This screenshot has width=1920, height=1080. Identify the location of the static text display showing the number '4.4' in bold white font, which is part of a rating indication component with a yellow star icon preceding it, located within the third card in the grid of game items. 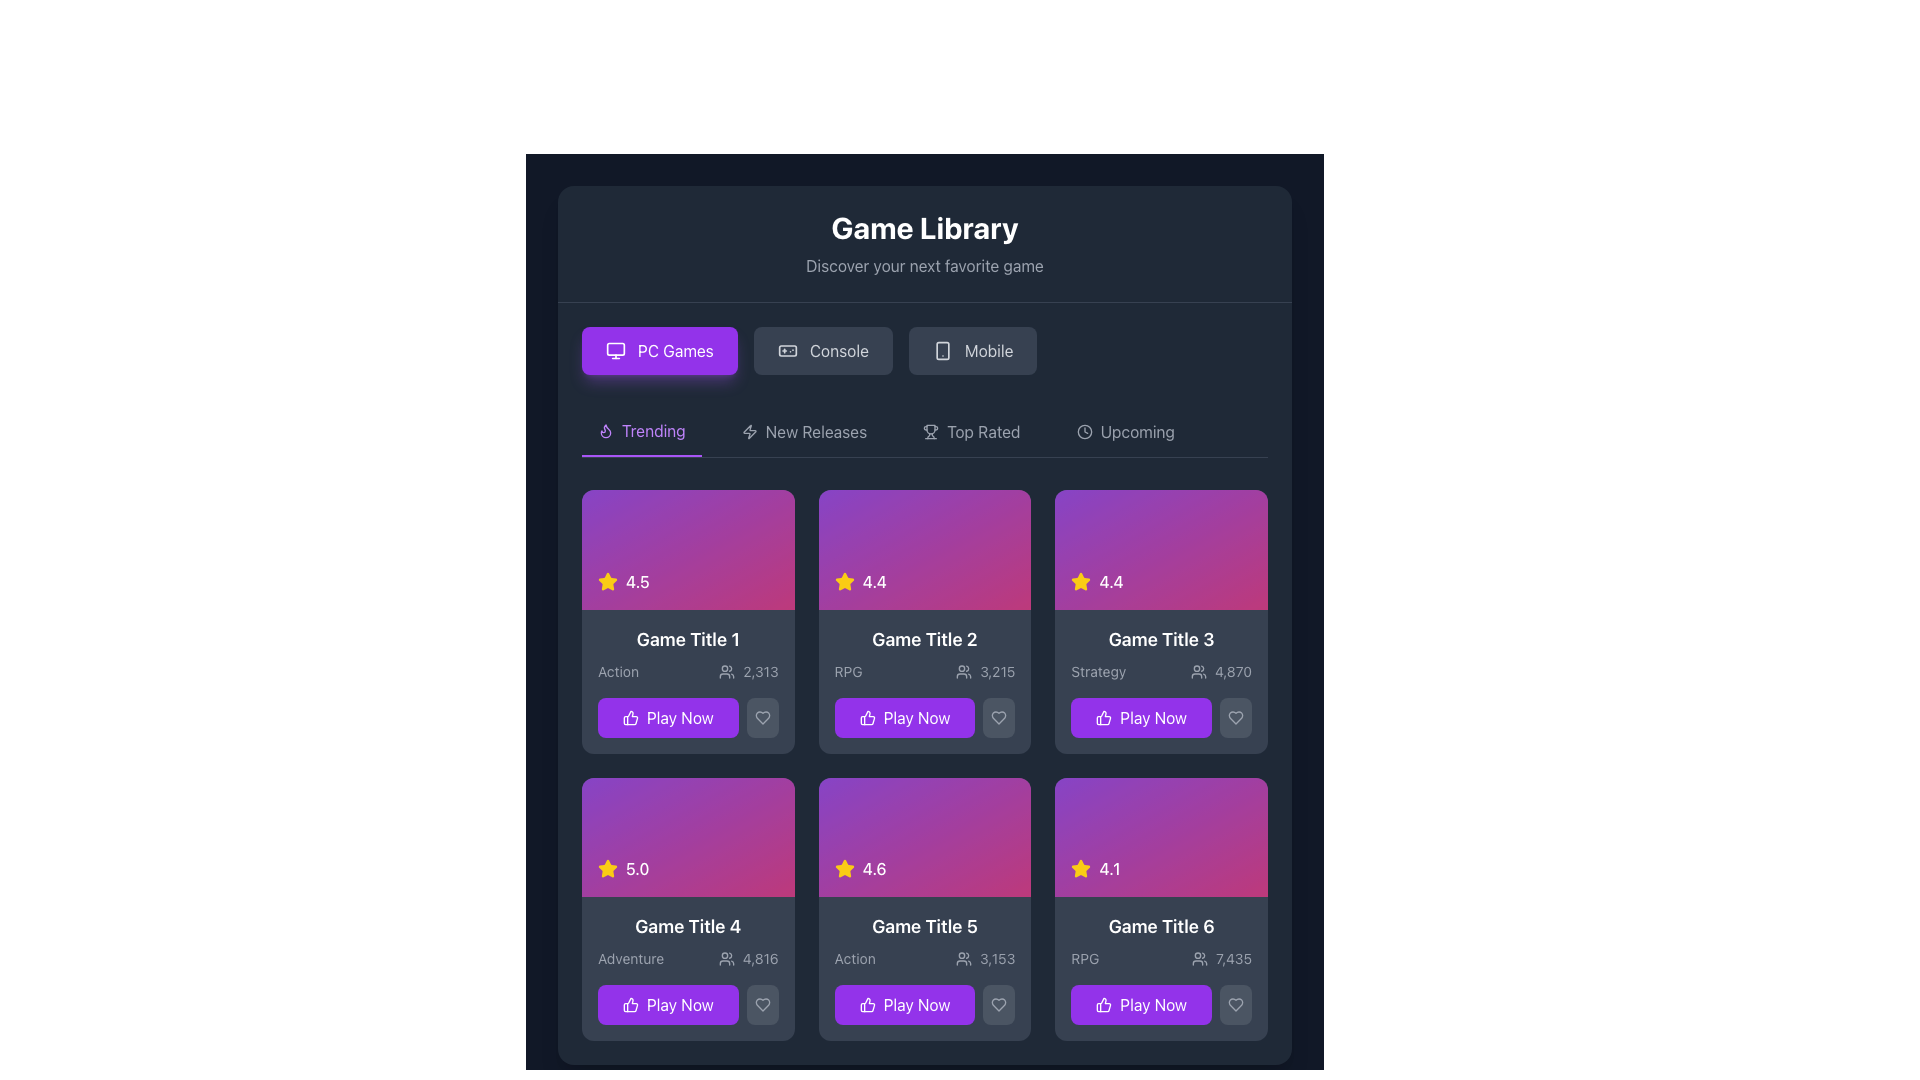
(1110, 581).